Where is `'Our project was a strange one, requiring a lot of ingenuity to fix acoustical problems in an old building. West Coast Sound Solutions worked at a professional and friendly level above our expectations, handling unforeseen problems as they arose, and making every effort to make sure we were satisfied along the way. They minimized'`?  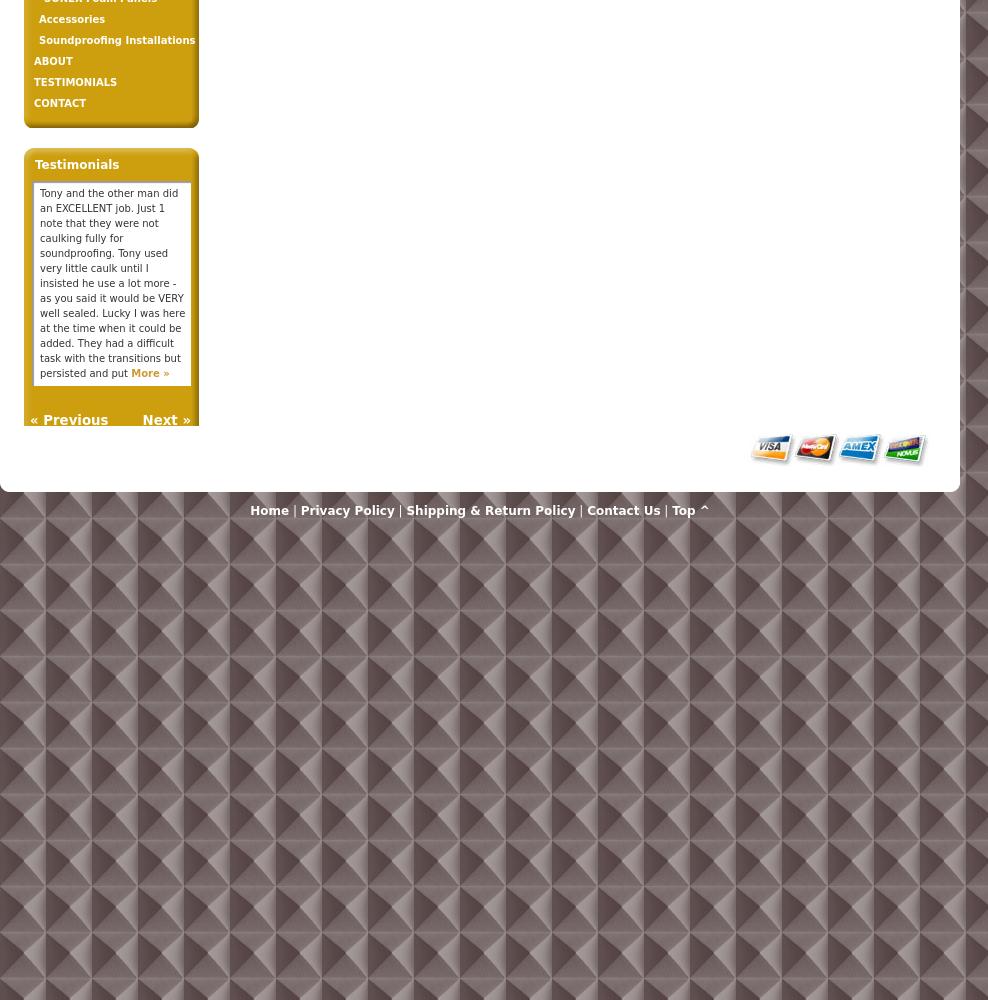
'Our project was a strange one, requiring a lot of ingenuity to fix acoustical problems in an old building. West Coast Sound Solutions worked at a professional and friendly level above our expectations, handling unforeseen problems as they arose, and making every effort to make sure we were satisfied along the way. They minimized' is located at coordinates (198, 283).